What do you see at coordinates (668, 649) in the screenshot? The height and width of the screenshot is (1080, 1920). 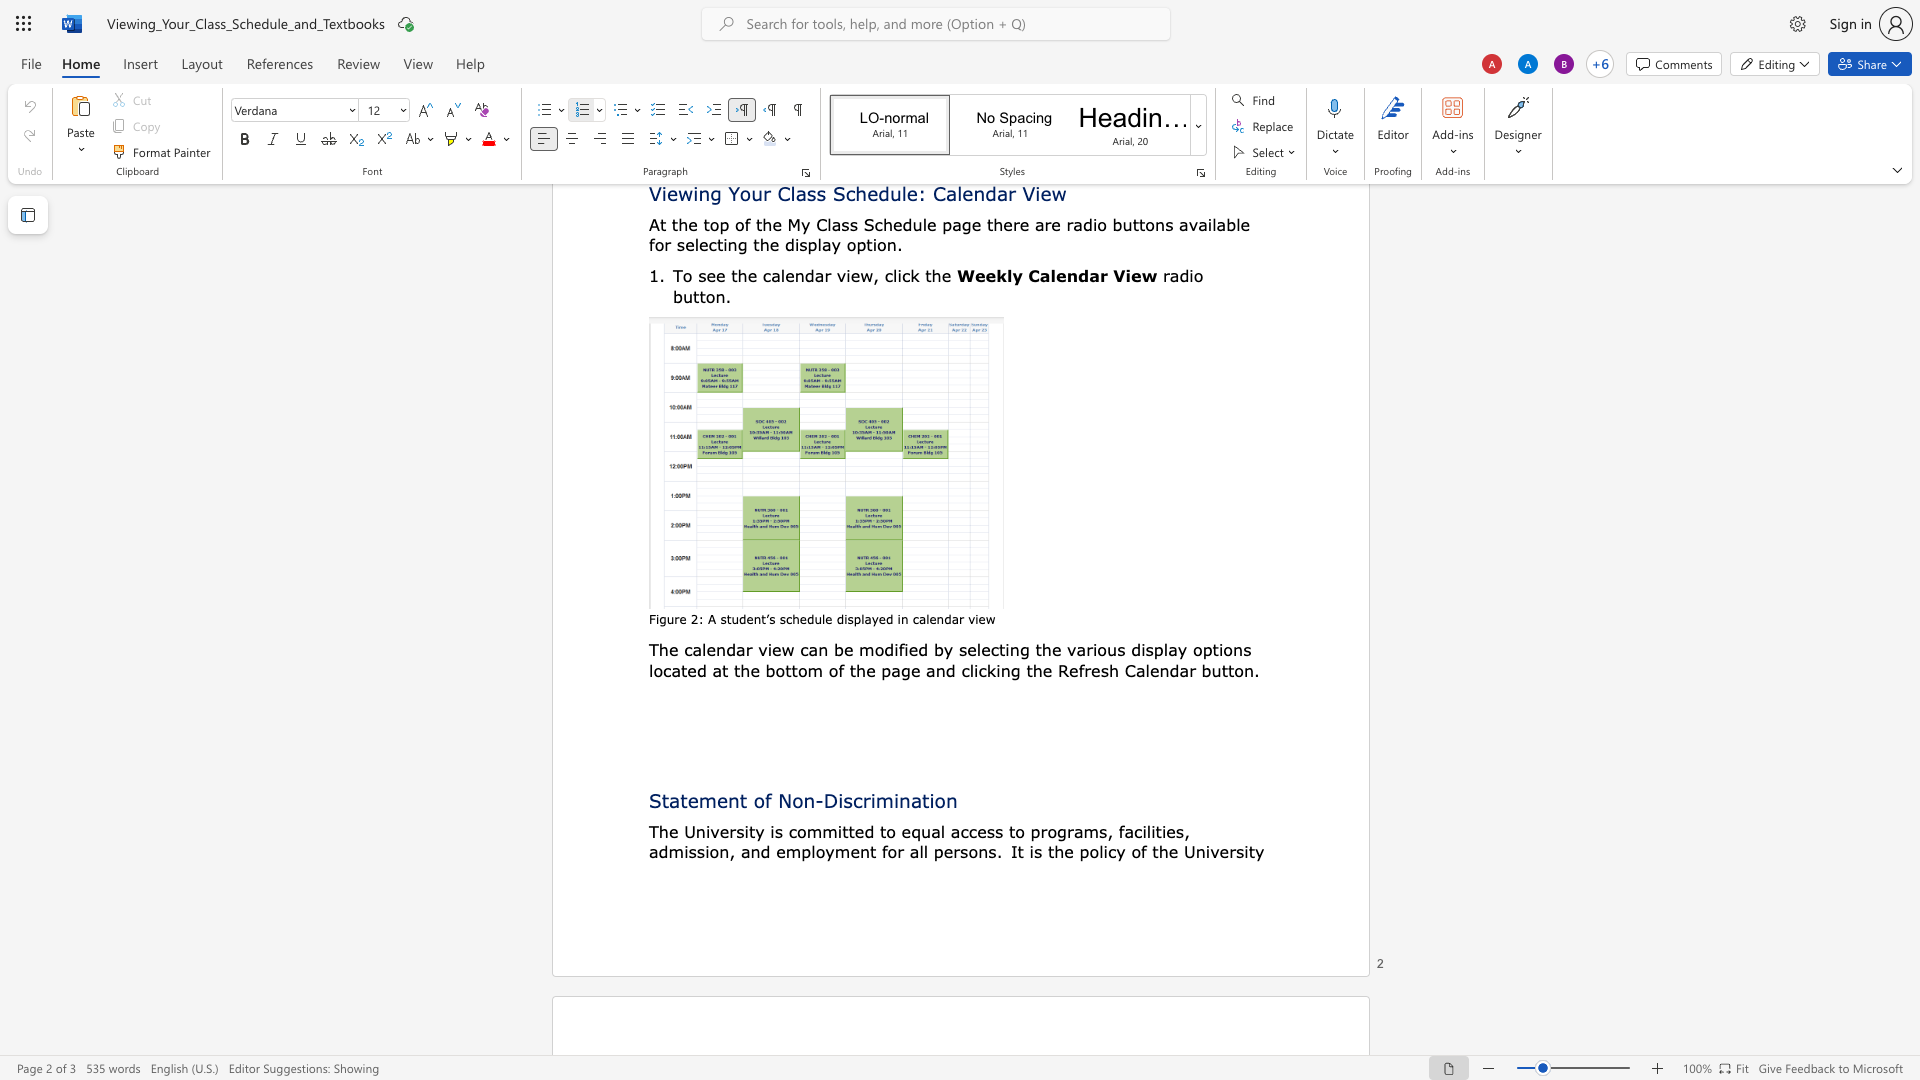 I see `the space between the continuous character "h" and "e" in the text` at bounding box center [668, 649].